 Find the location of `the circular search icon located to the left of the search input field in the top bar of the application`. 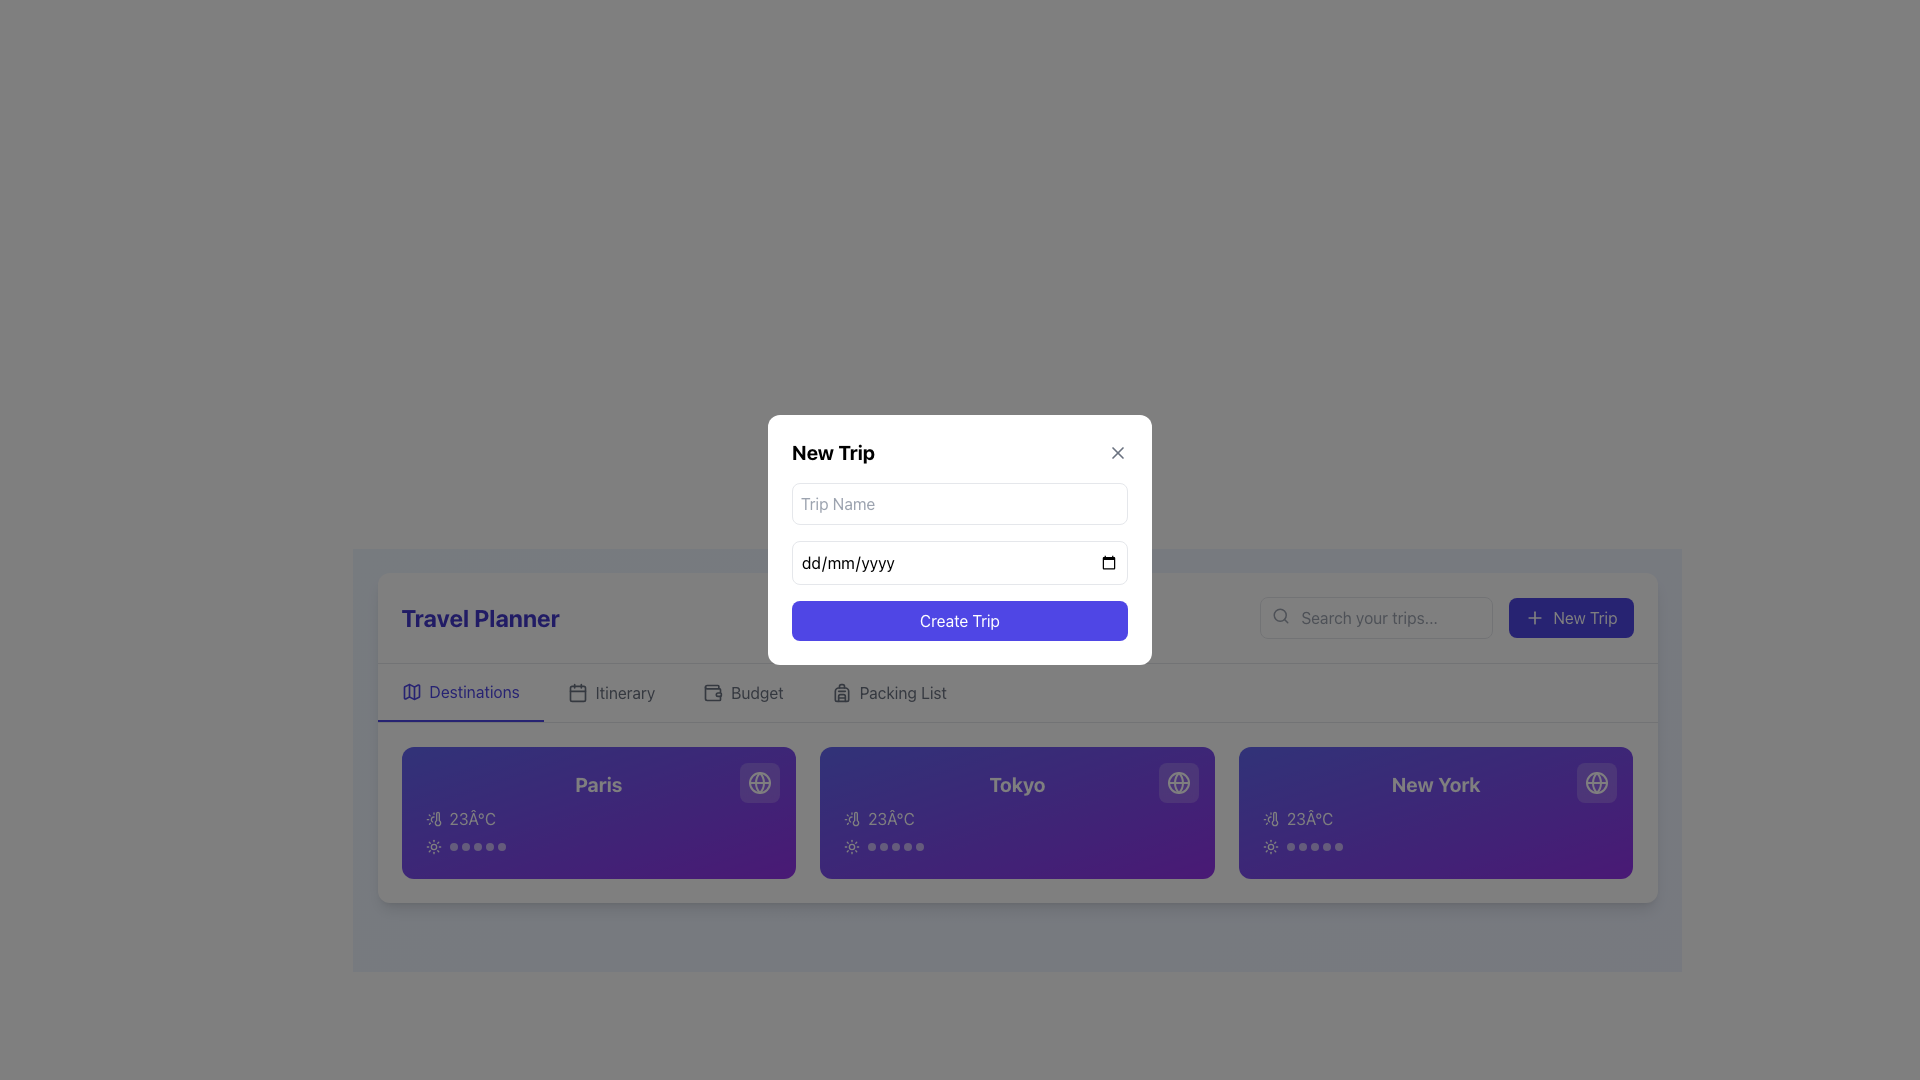

the circular search icon located to the left of the search input field in the top bar of the application is located at coordinates (1280, 614).